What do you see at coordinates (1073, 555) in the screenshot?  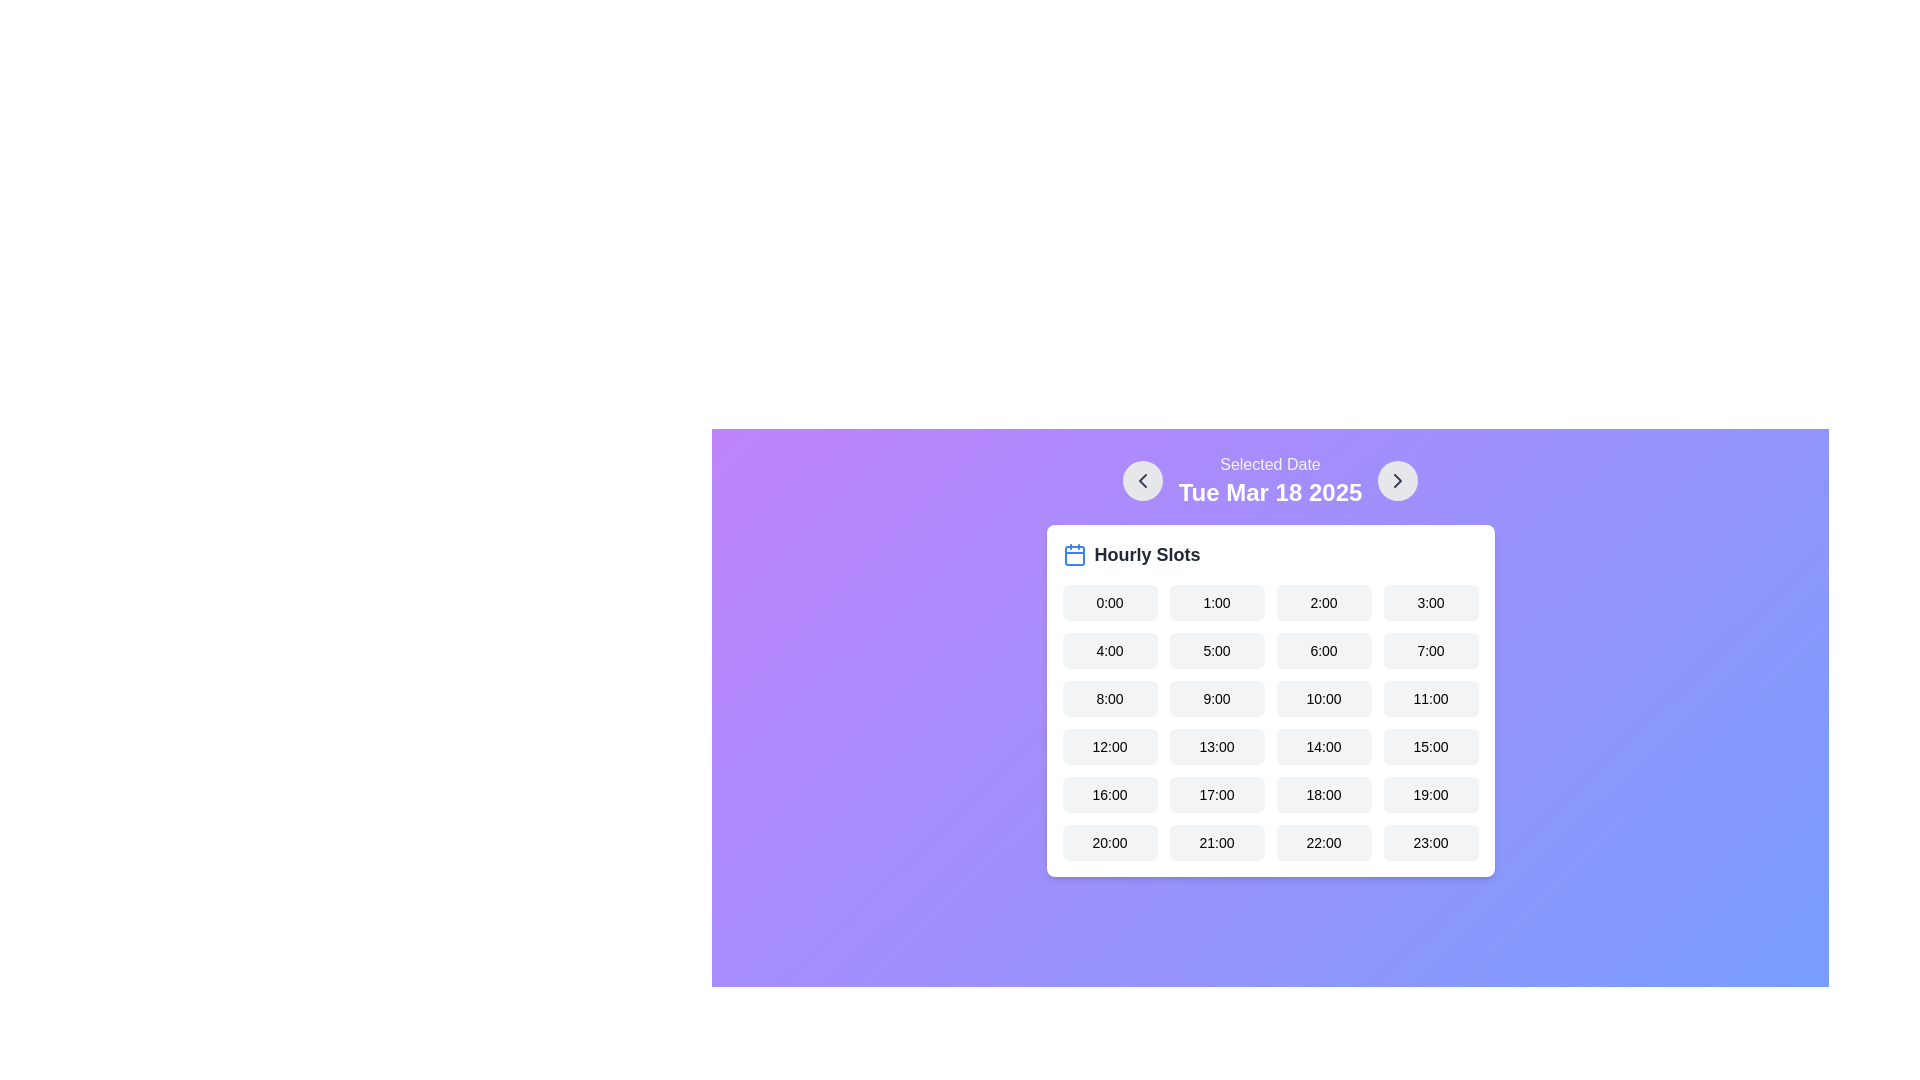 I see `the calendar icon with a blue outline located at the top left corner of the 'Hourly Slots' section, directly preceding the text 'Hourly Slots'` at bounding box center [1073, 555].